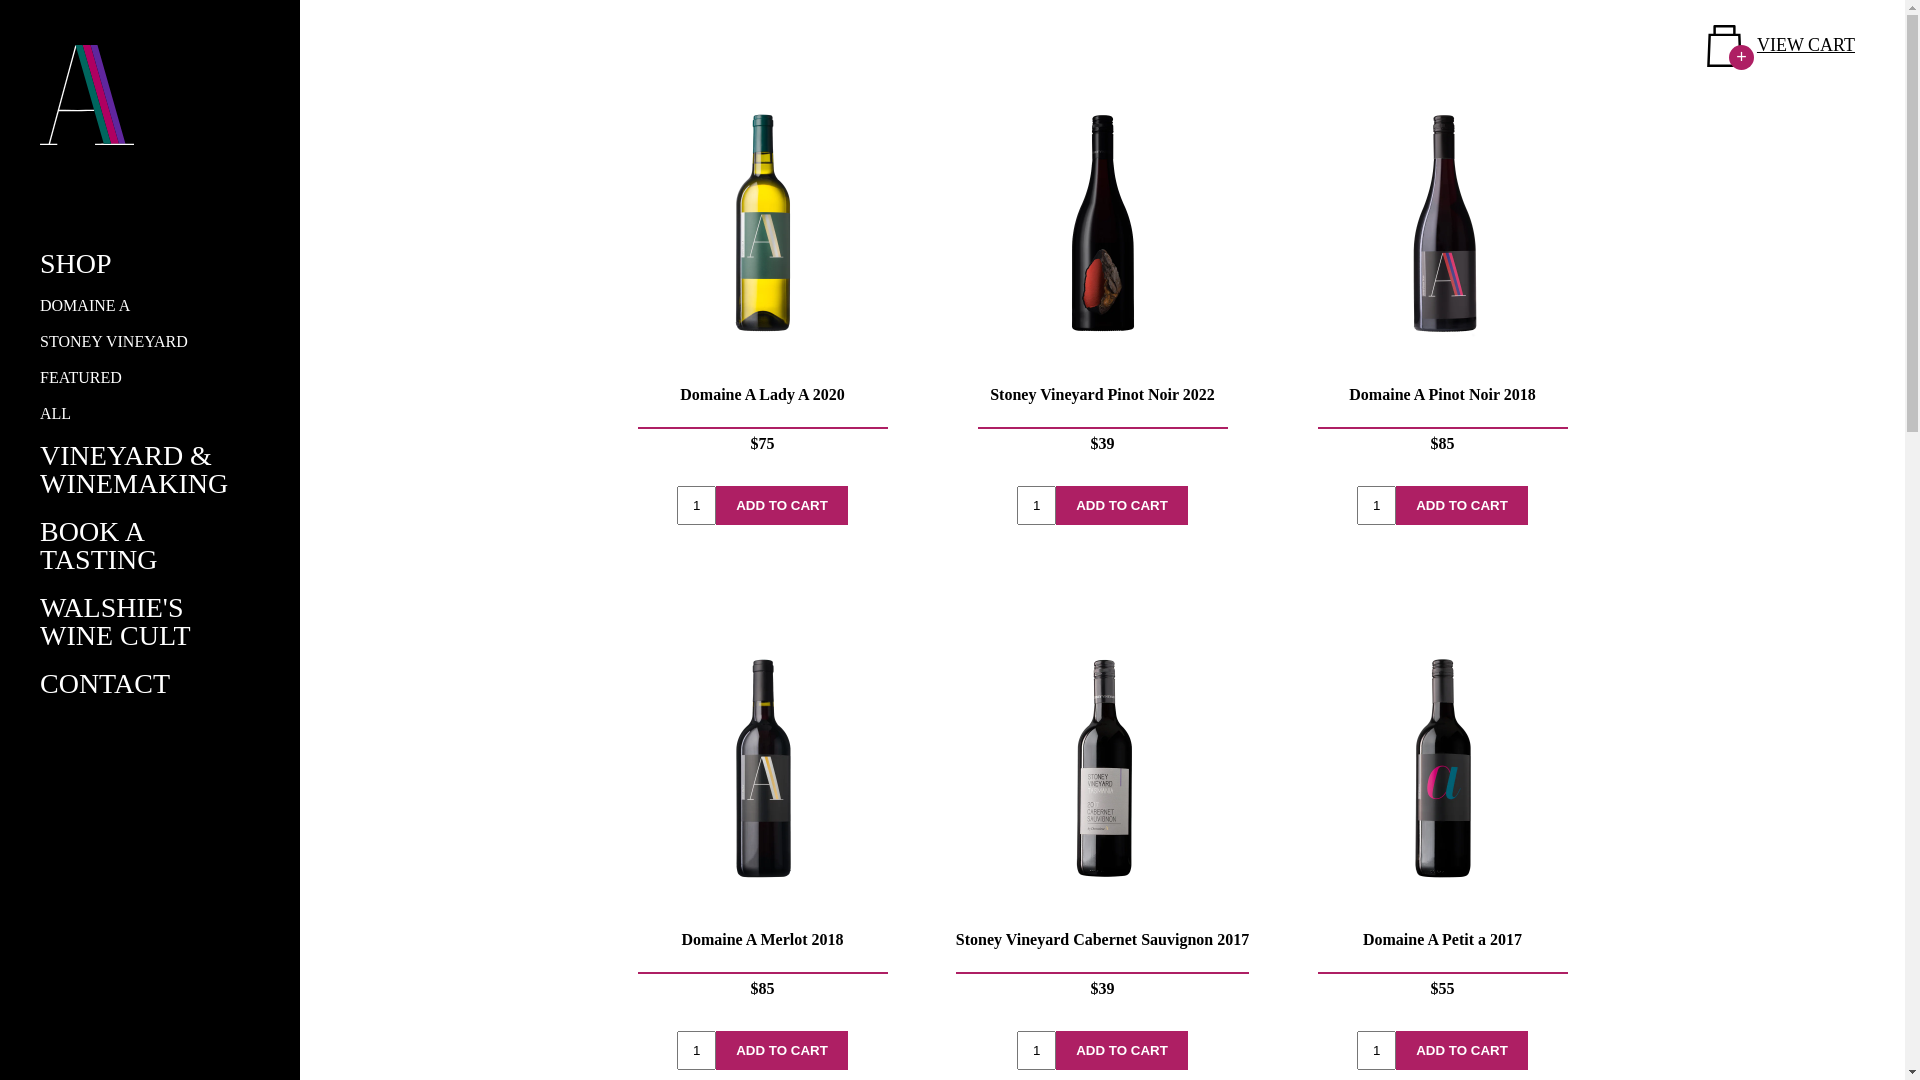  What do you see at coordinates (55, 412) in the screenshot?
I see `'ALL'` at bounding box center [55, 412].